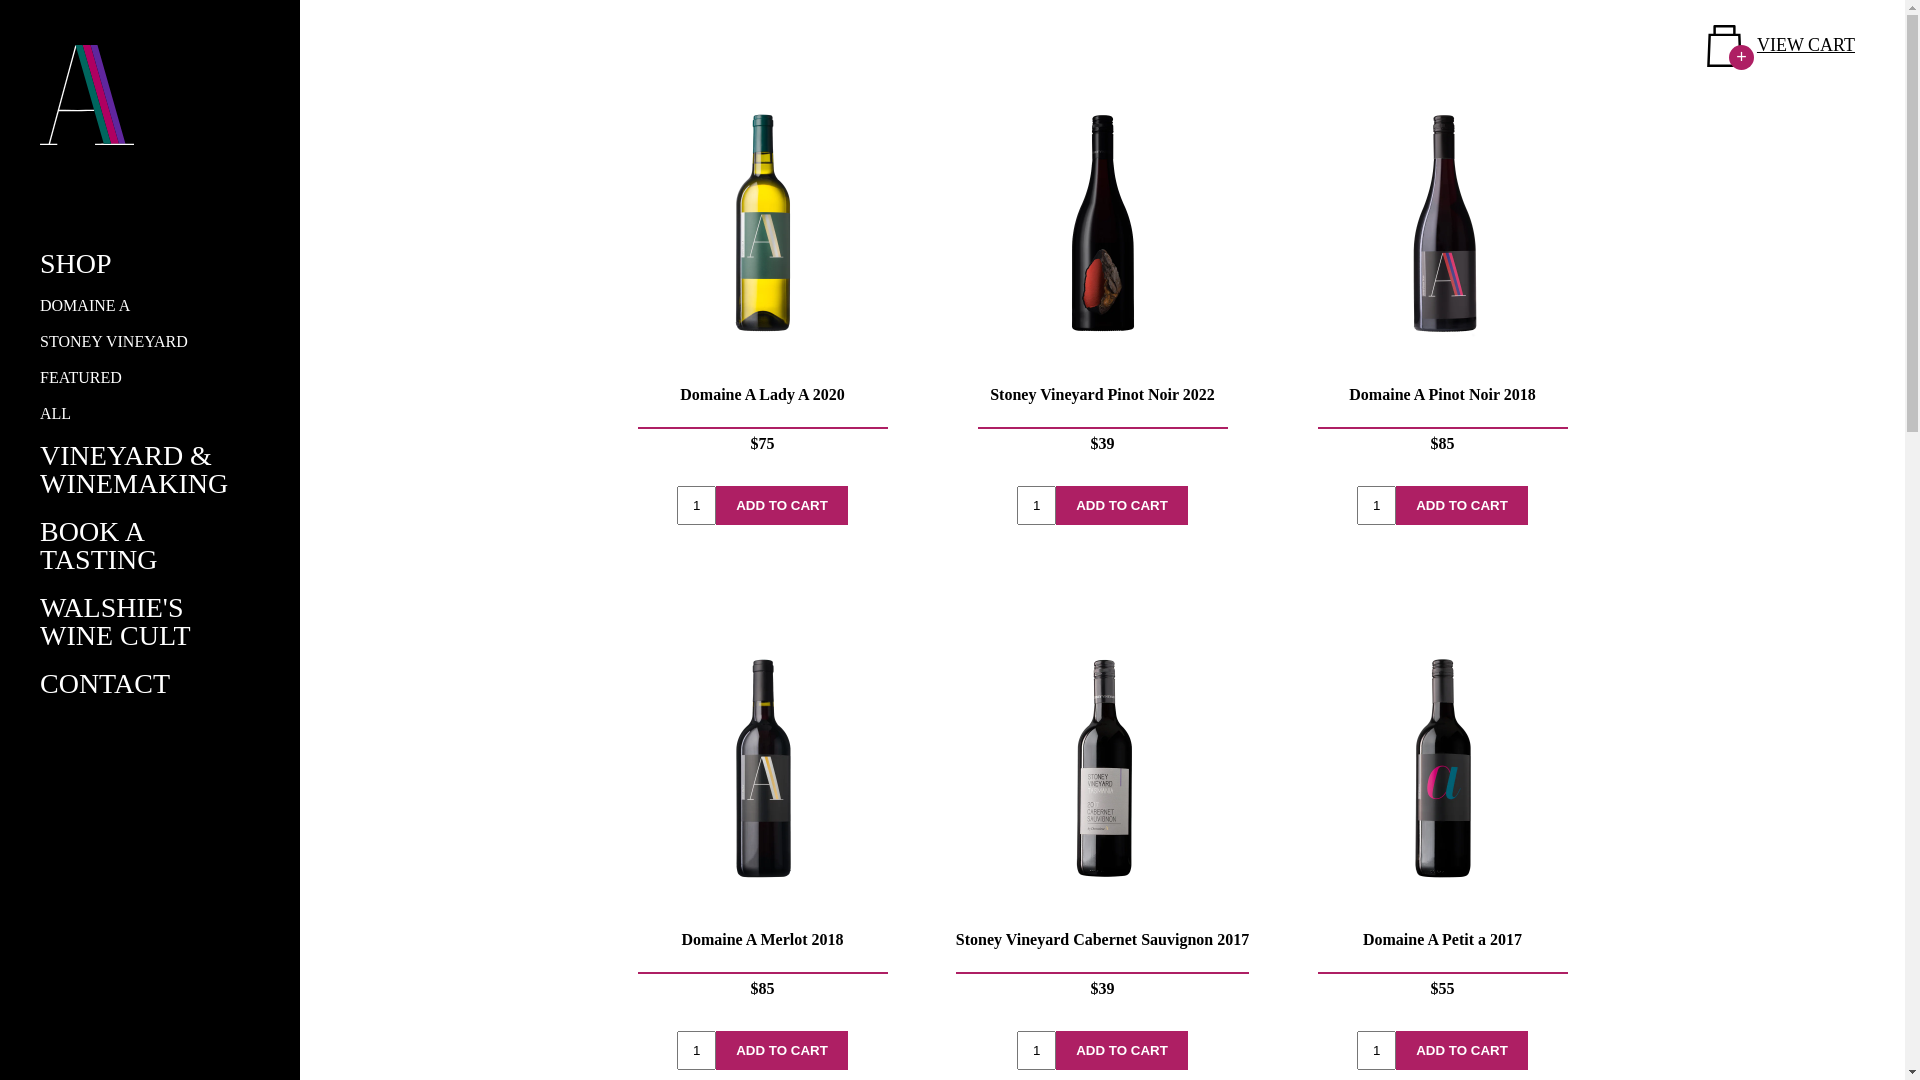  What do you see at coordinates (55, 412) in the screenshot?
I see `'ALL'` at bounding box center [55, 412].